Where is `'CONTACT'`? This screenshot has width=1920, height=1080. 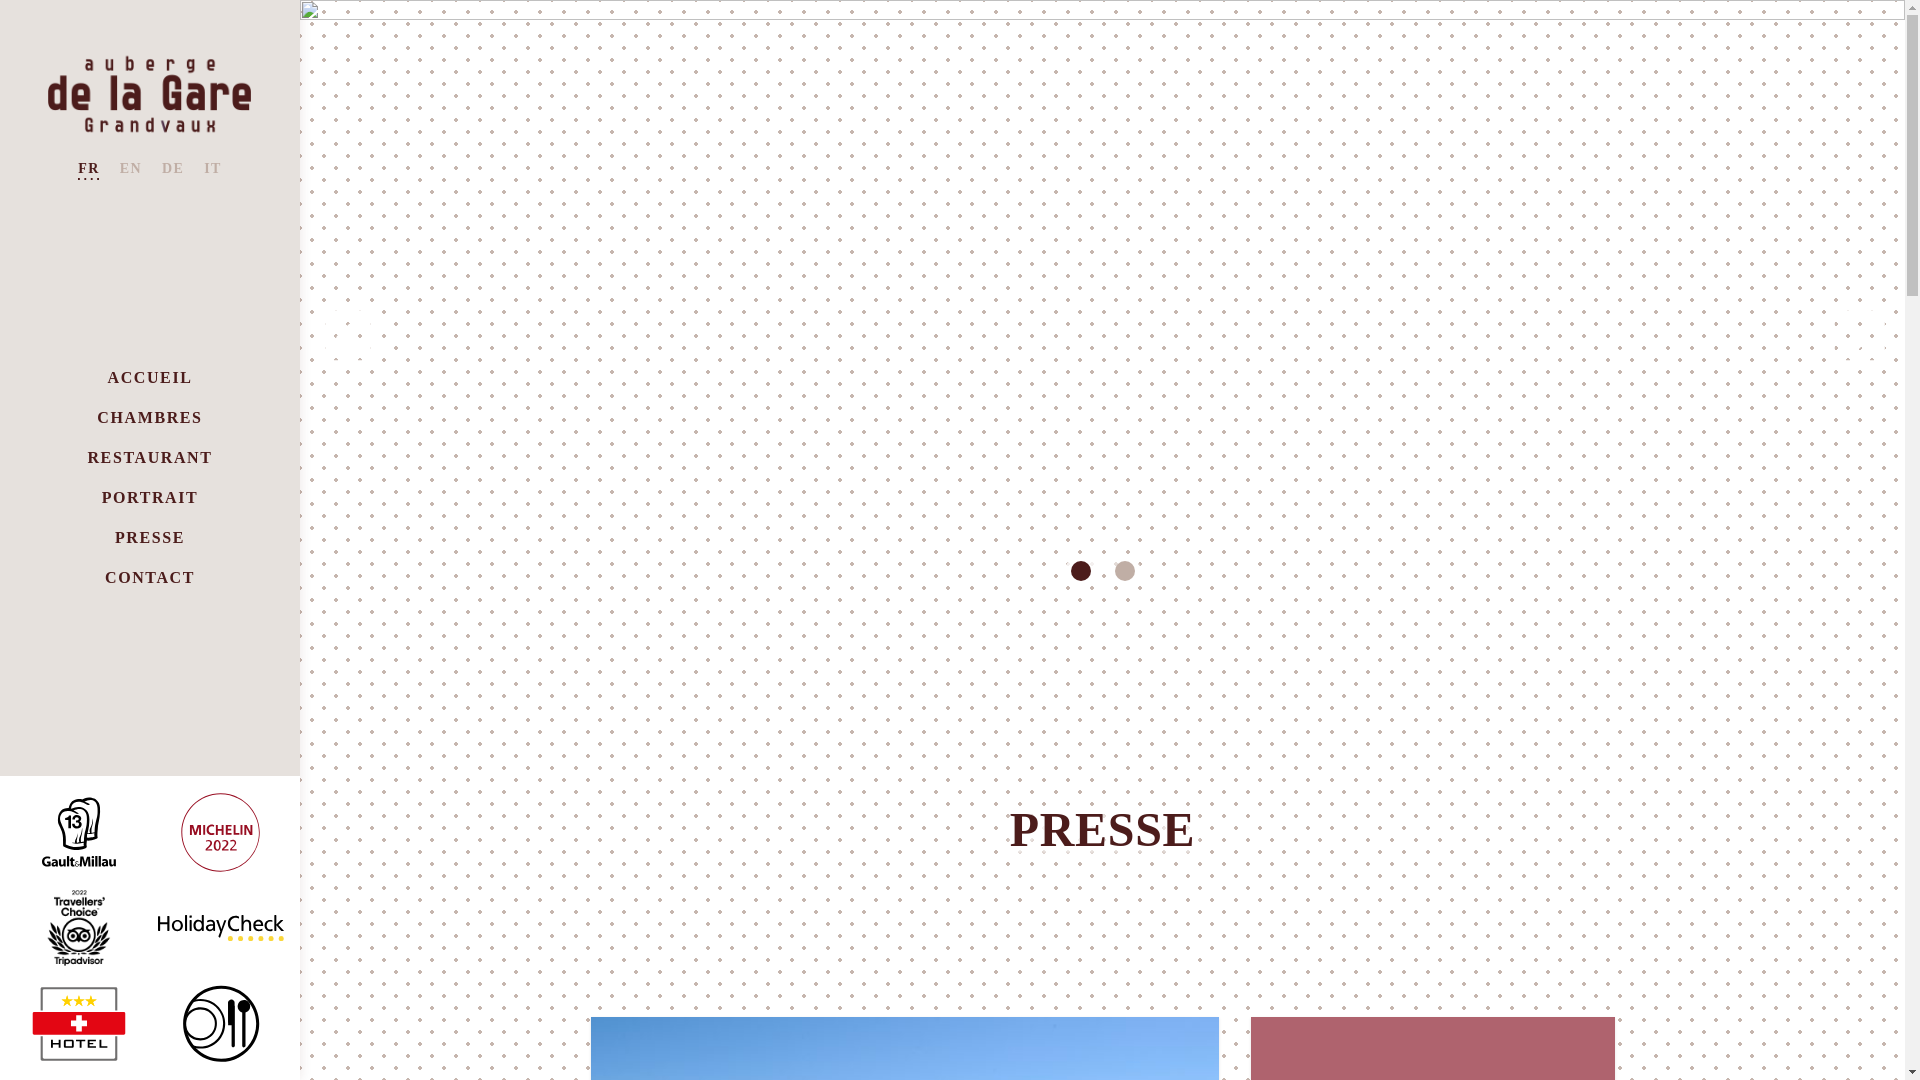 'CONTACT' is located at coordinates (104, 578).